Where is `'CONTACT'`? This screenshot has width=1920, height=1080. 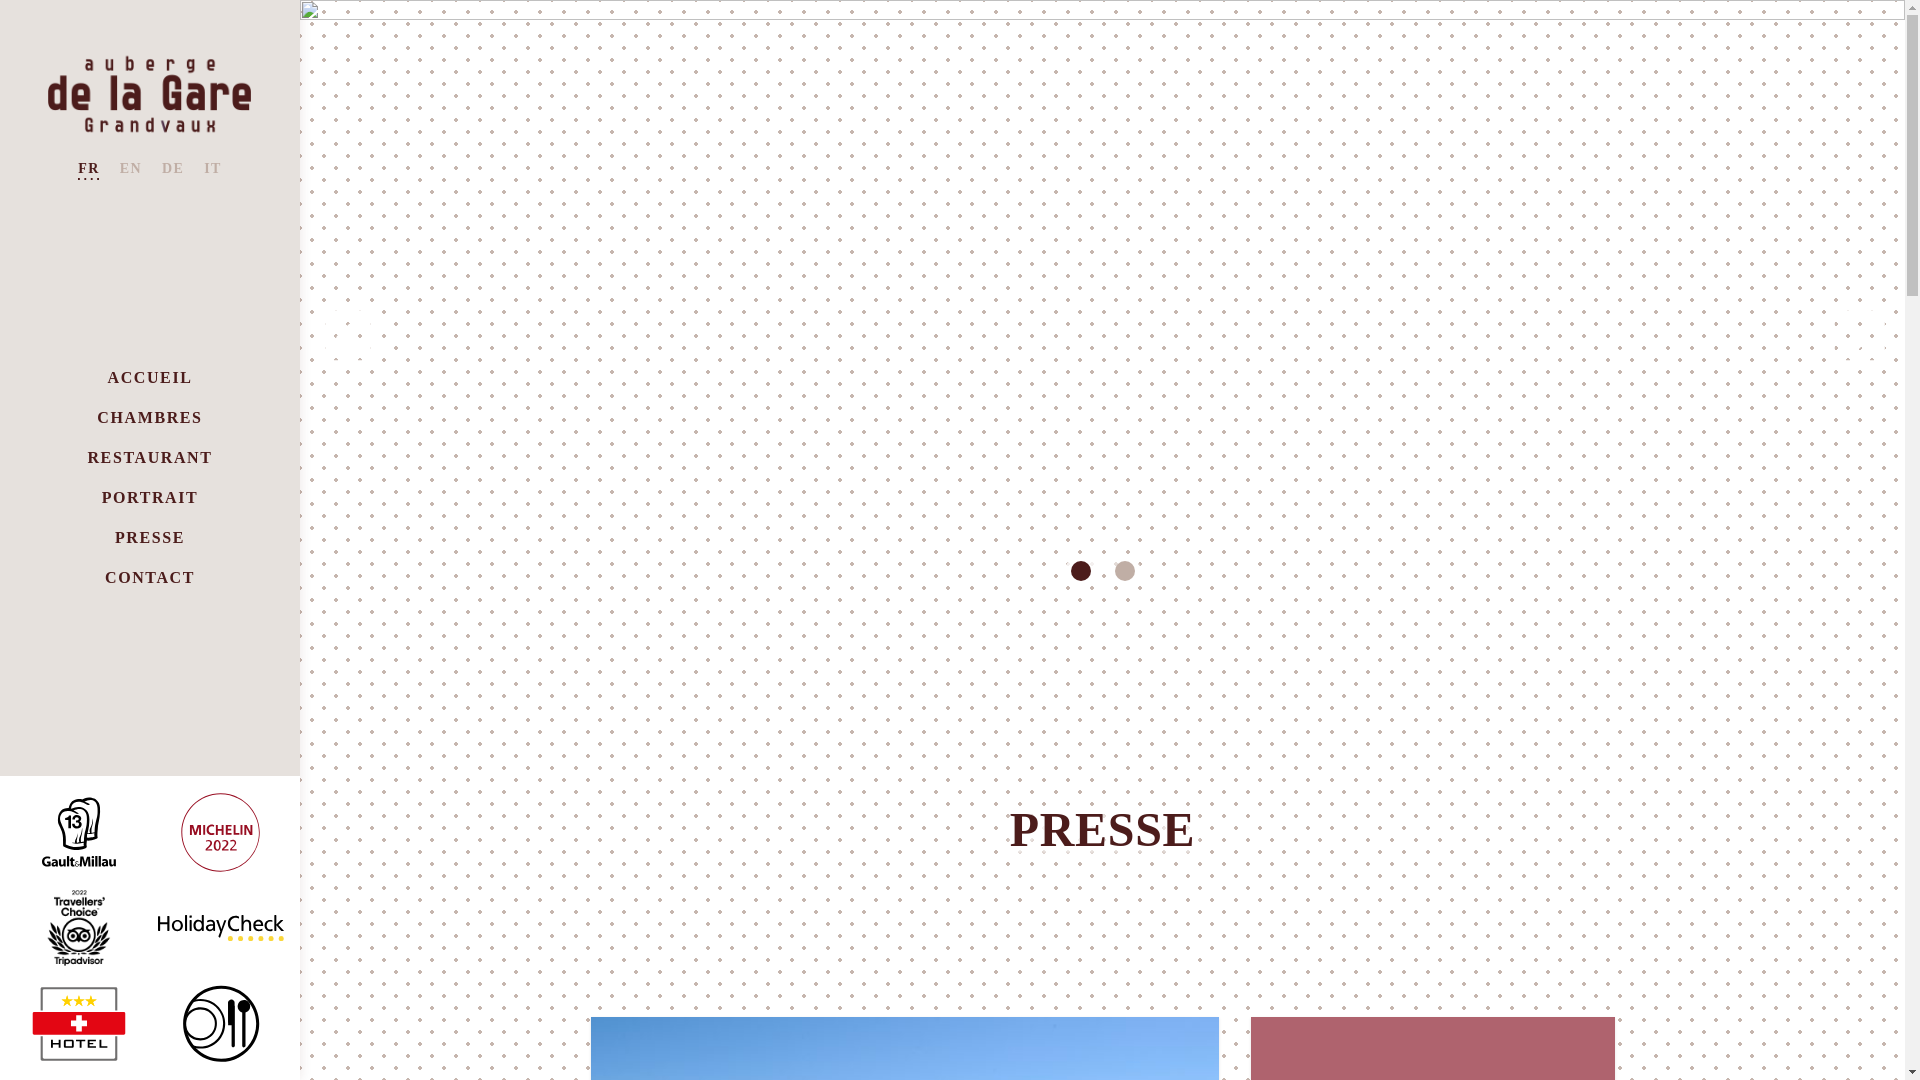 'CONTACT' is located at coordinates (104, 578).